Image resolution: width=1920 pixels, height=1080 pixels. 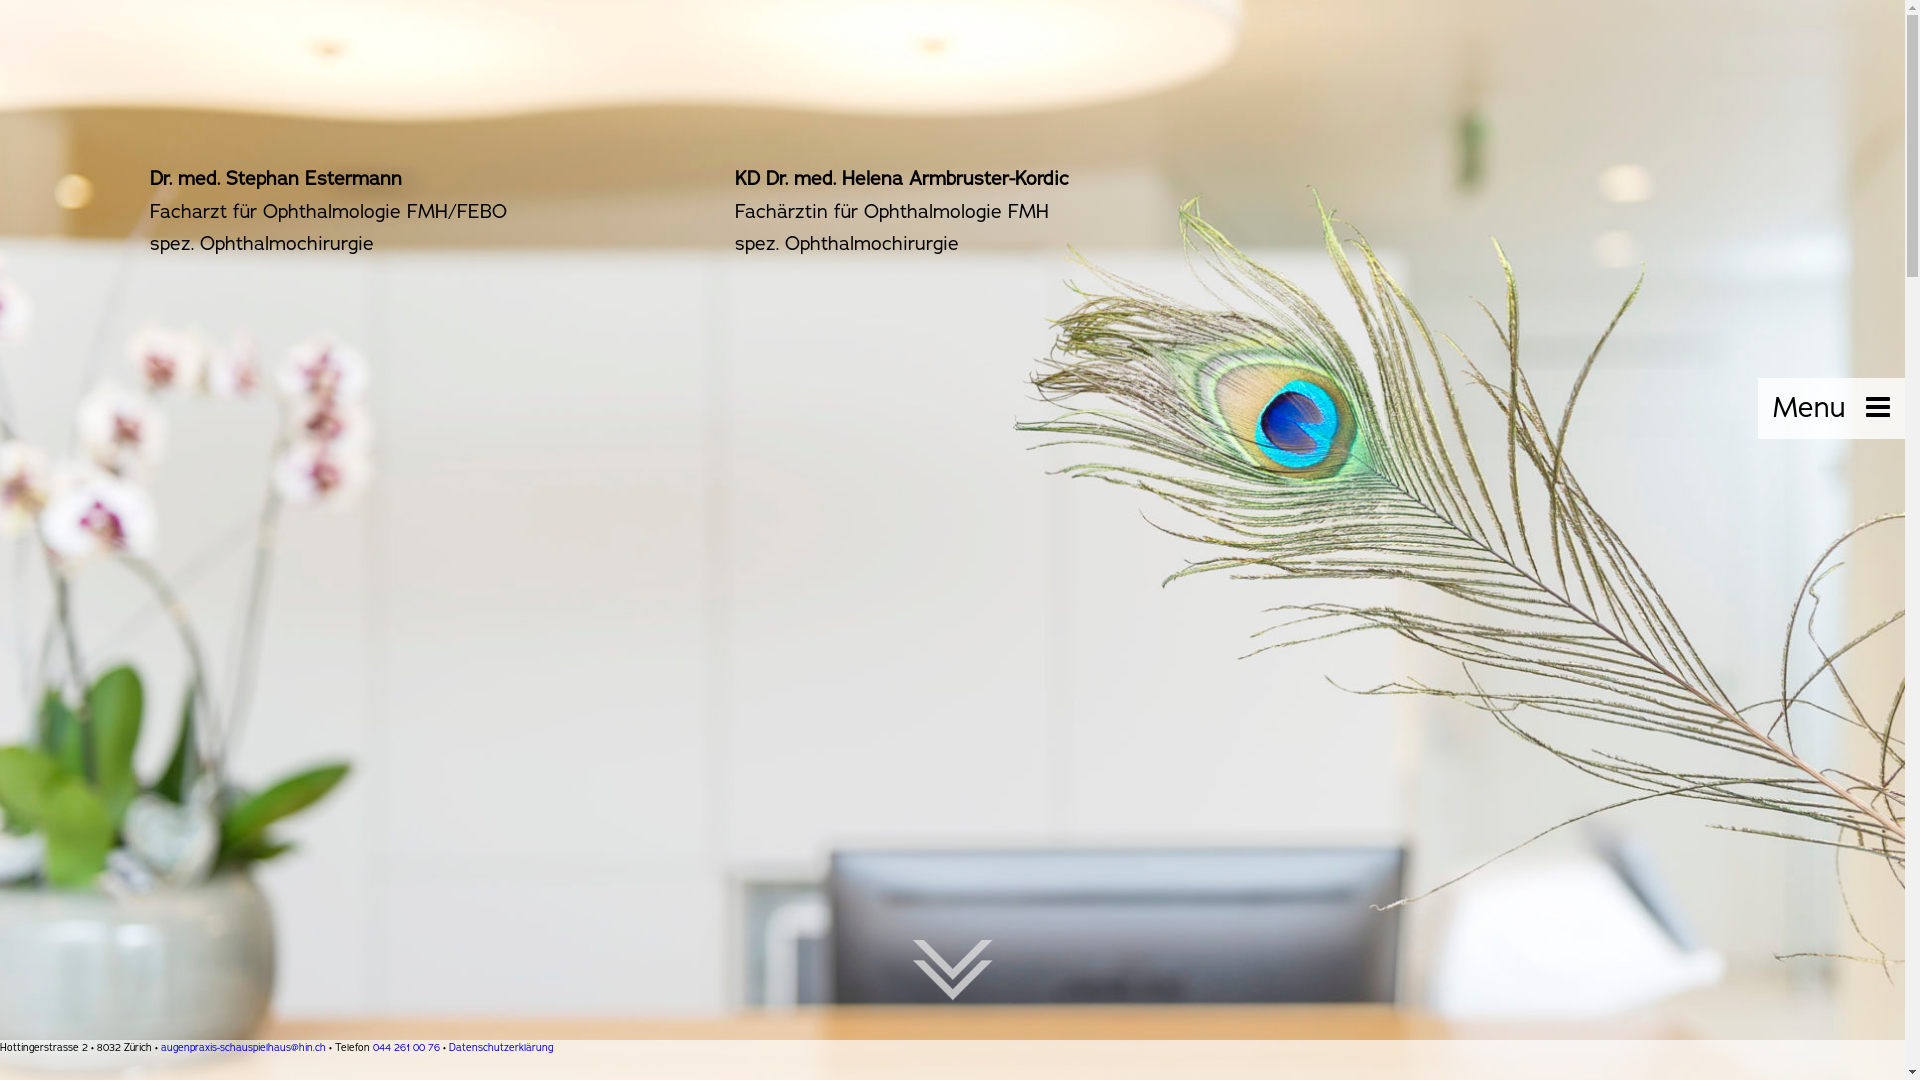 What do you see at coordinates (242, 1047) in the screenshot?
I see `'augenpraxis-schauspielhaus@hin.ch'` at bounding box center [242, 1047].